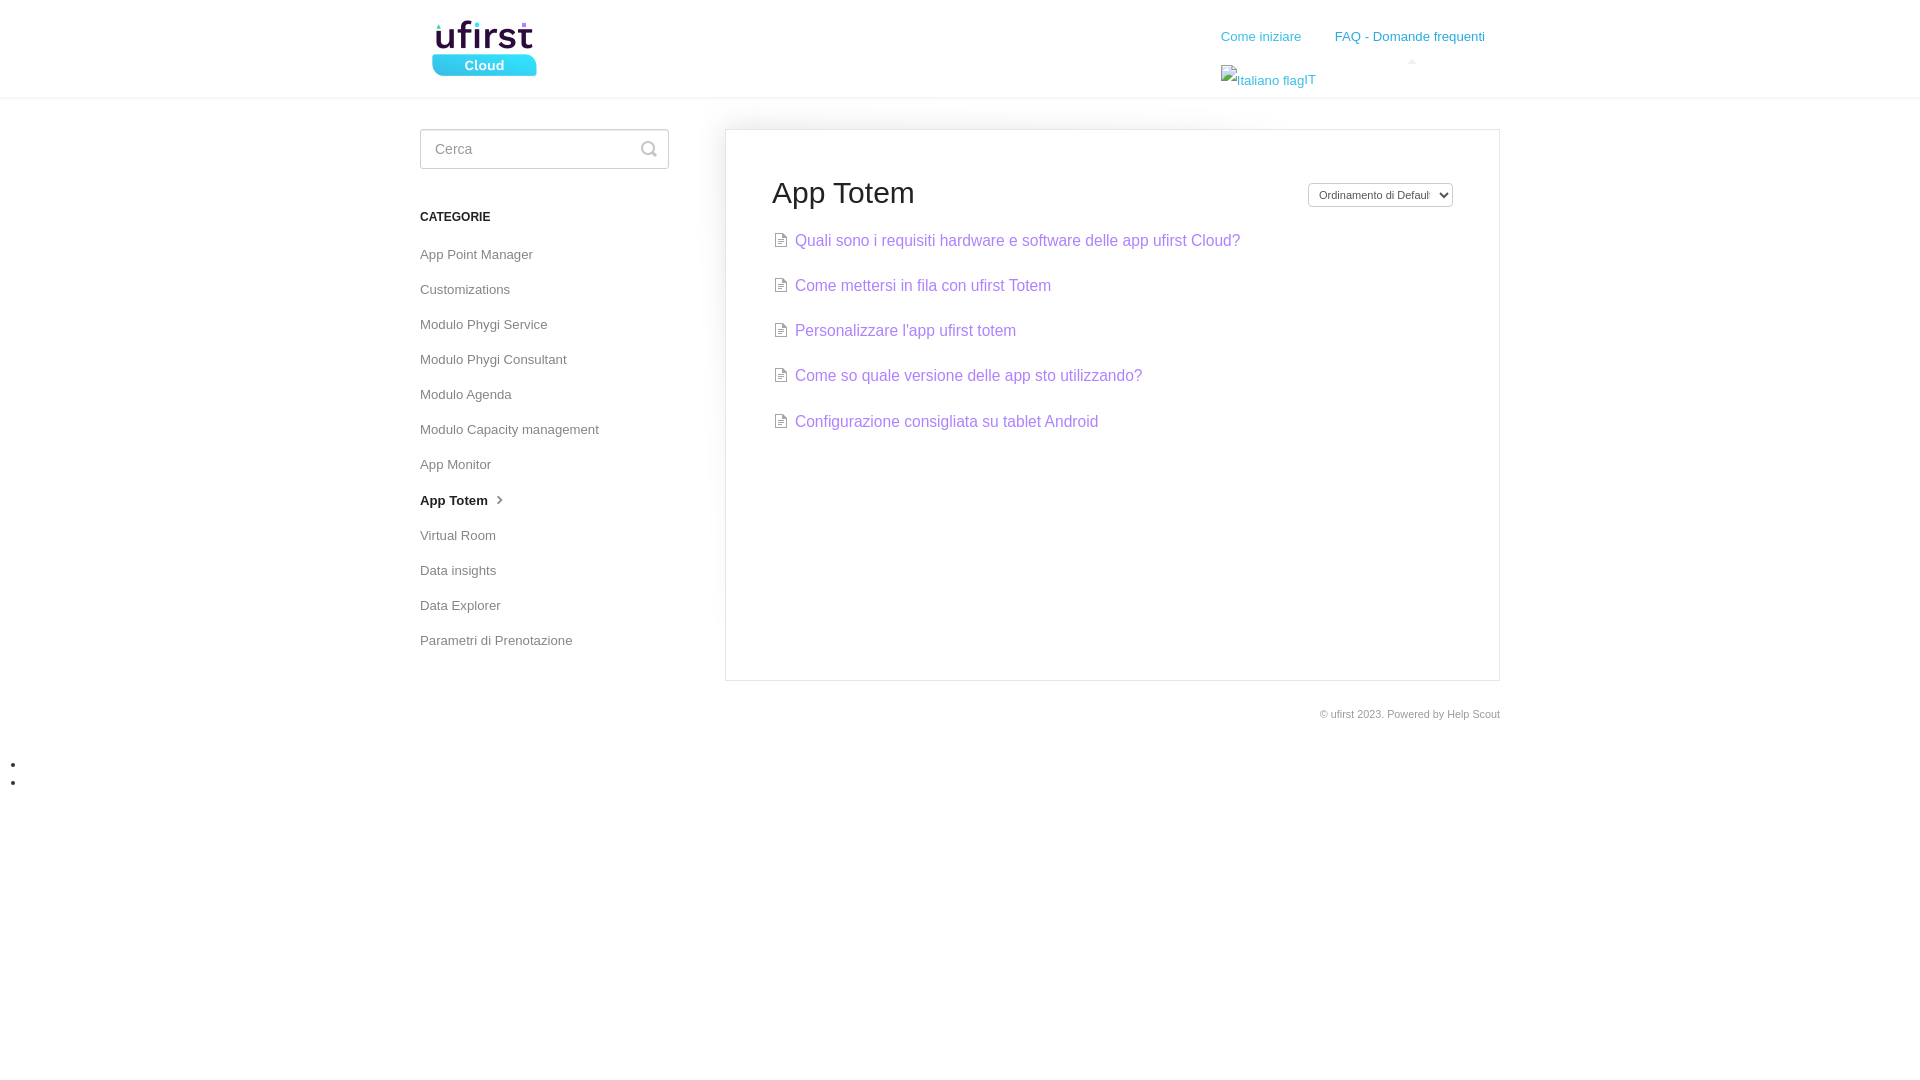  What do you see at coordinates (503, 640) in the screenshot?
I see `'Parametri di Prenotazione'` at bounding box center [503, 640].